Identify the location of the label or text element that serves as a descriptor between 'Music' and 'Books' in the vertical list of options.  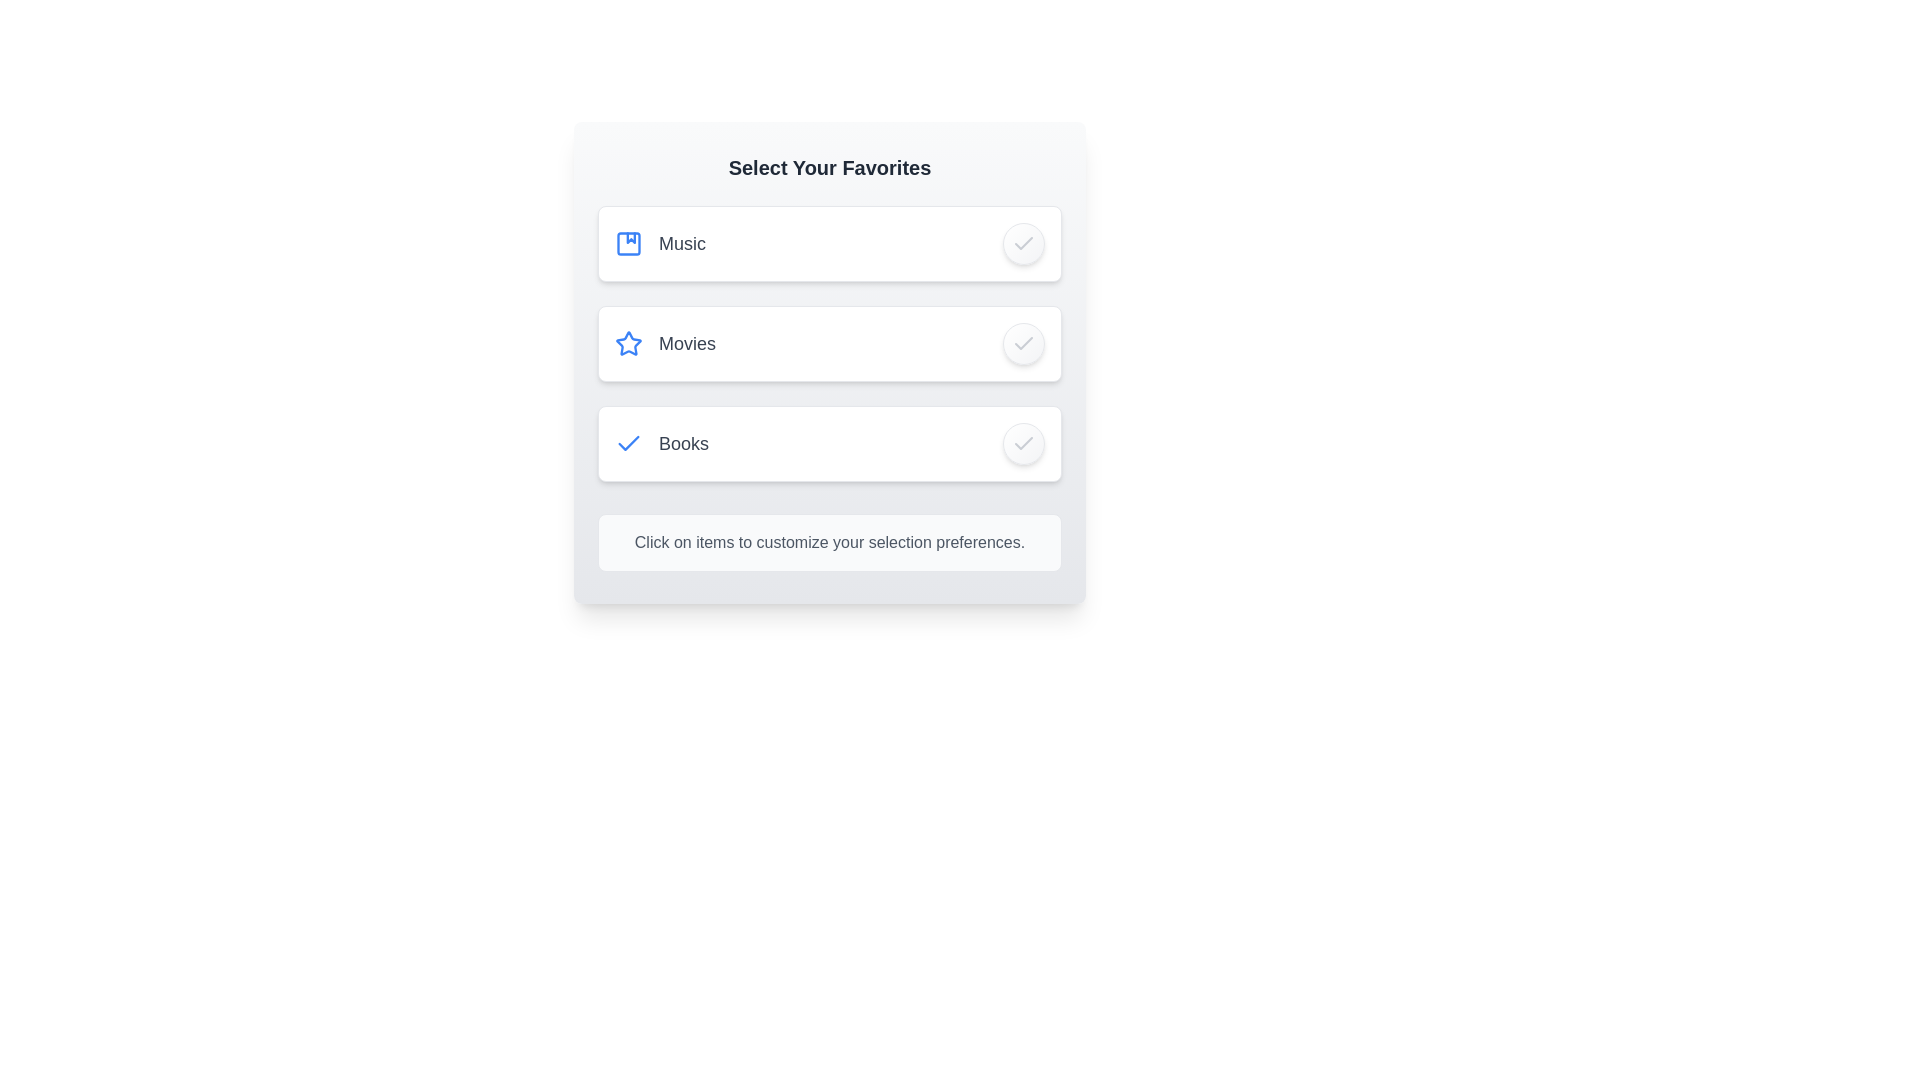
(687, 342).